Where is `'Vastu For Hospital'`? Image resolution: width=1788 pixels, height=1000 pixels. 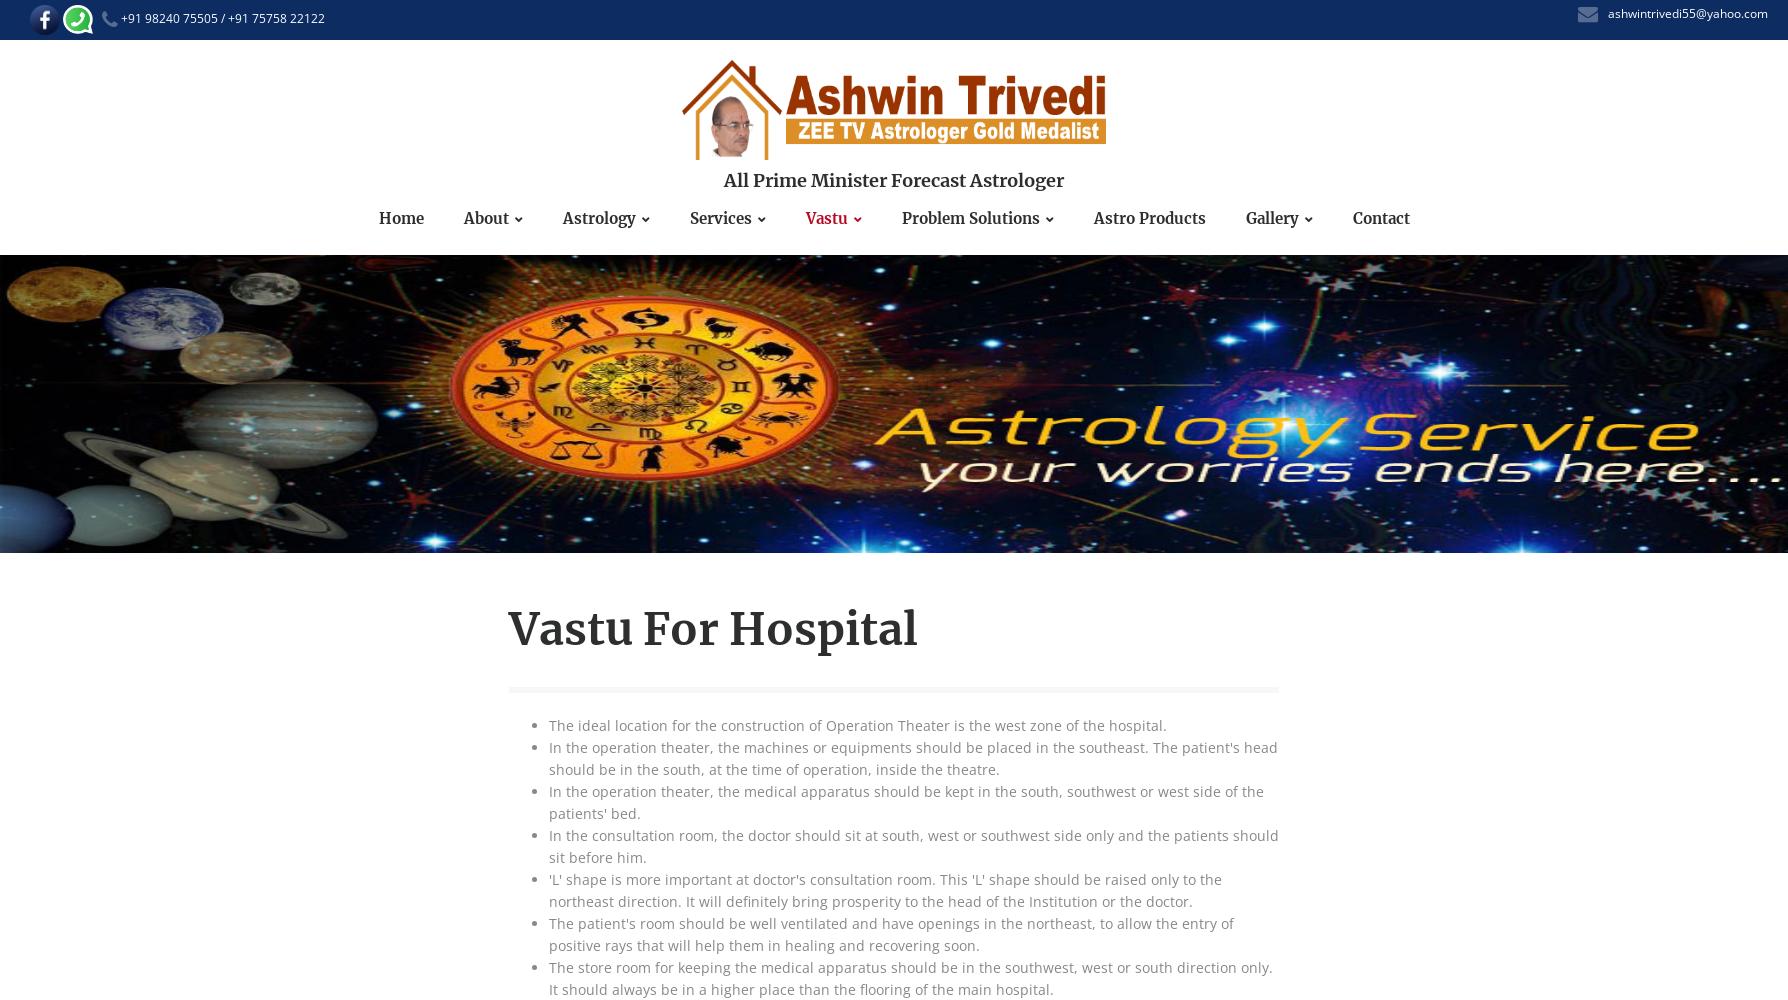 'Vastu For Hospital' is located at coordinates (509, 629).